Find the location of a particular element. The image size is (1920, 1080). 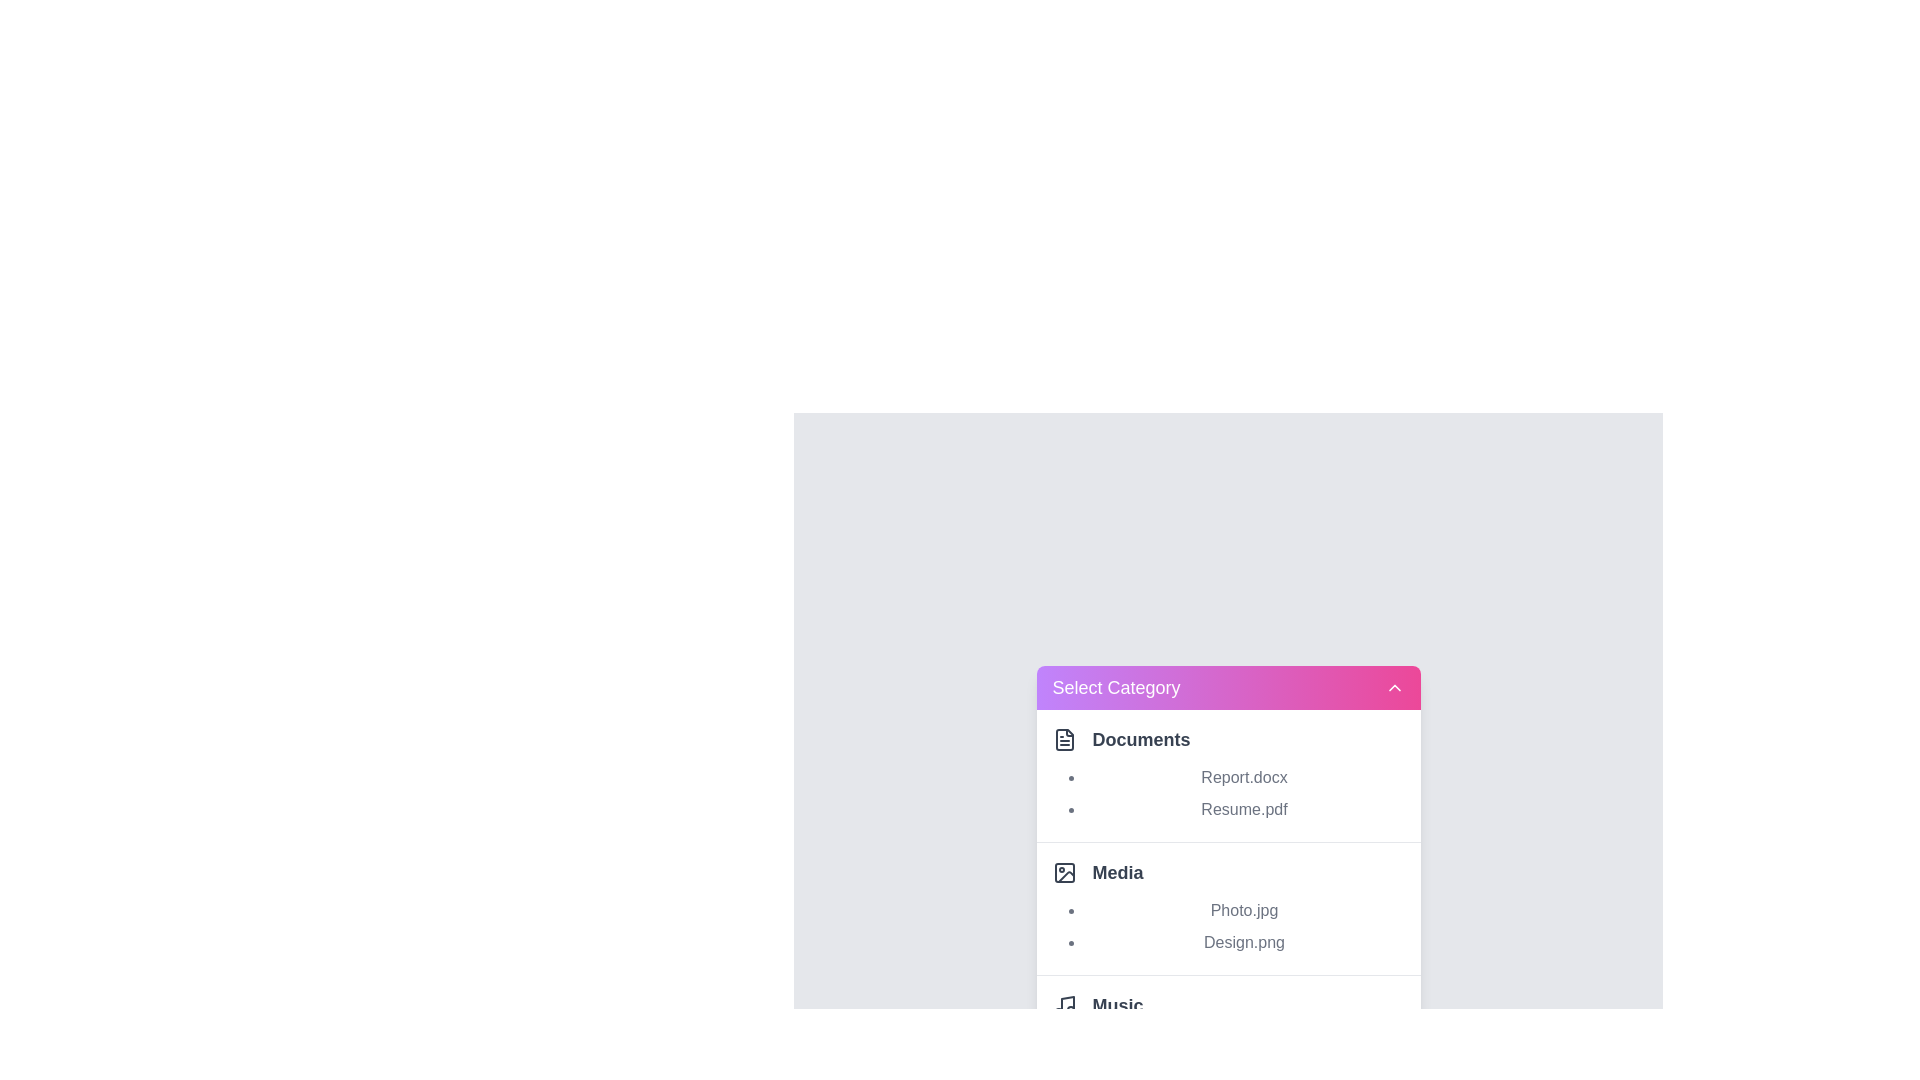

the 'Music' category icon located at the bottom of the 'Select Category' panel under the 'Media' section is located at coordinates (1063, 1005).